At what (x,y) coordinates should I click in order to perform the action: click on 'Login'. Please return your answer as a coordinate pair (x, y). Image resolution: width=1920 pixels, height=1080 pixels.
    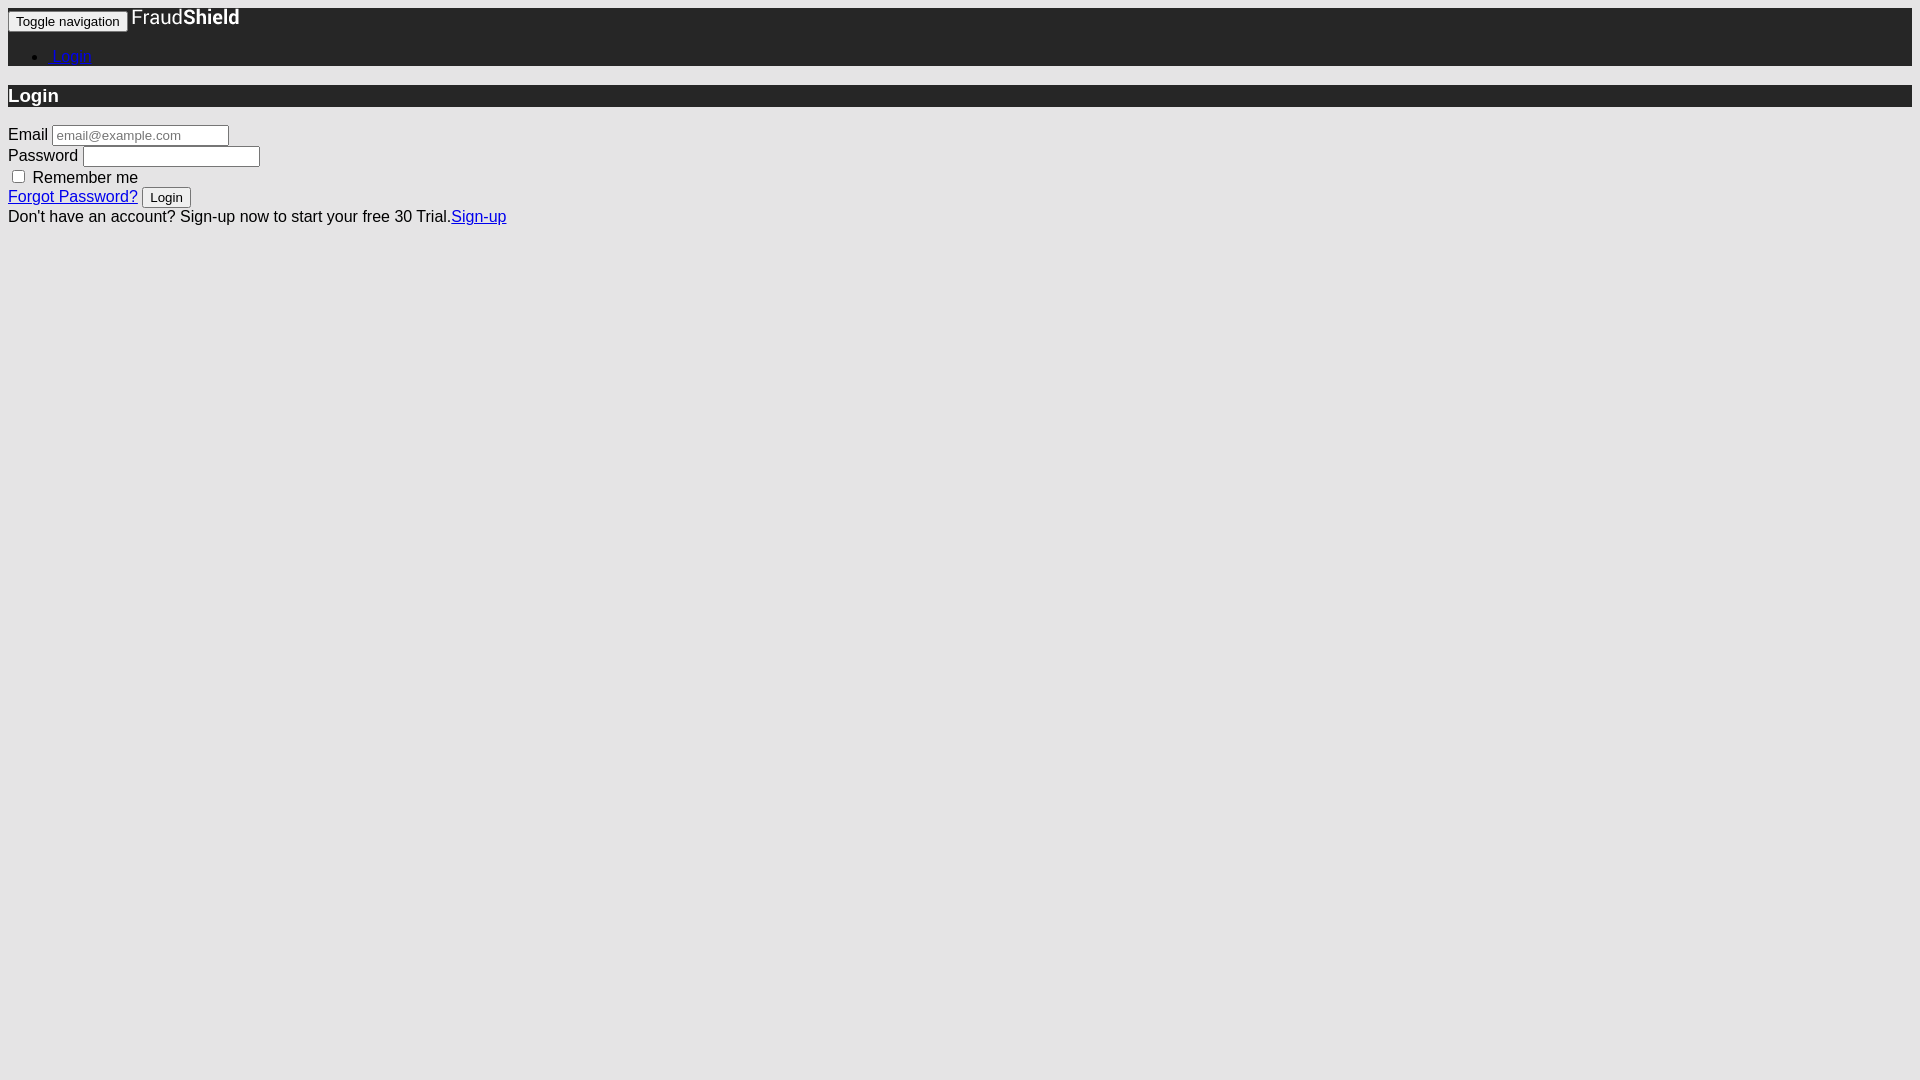
    Looking at the image, I should click on (166, 197).